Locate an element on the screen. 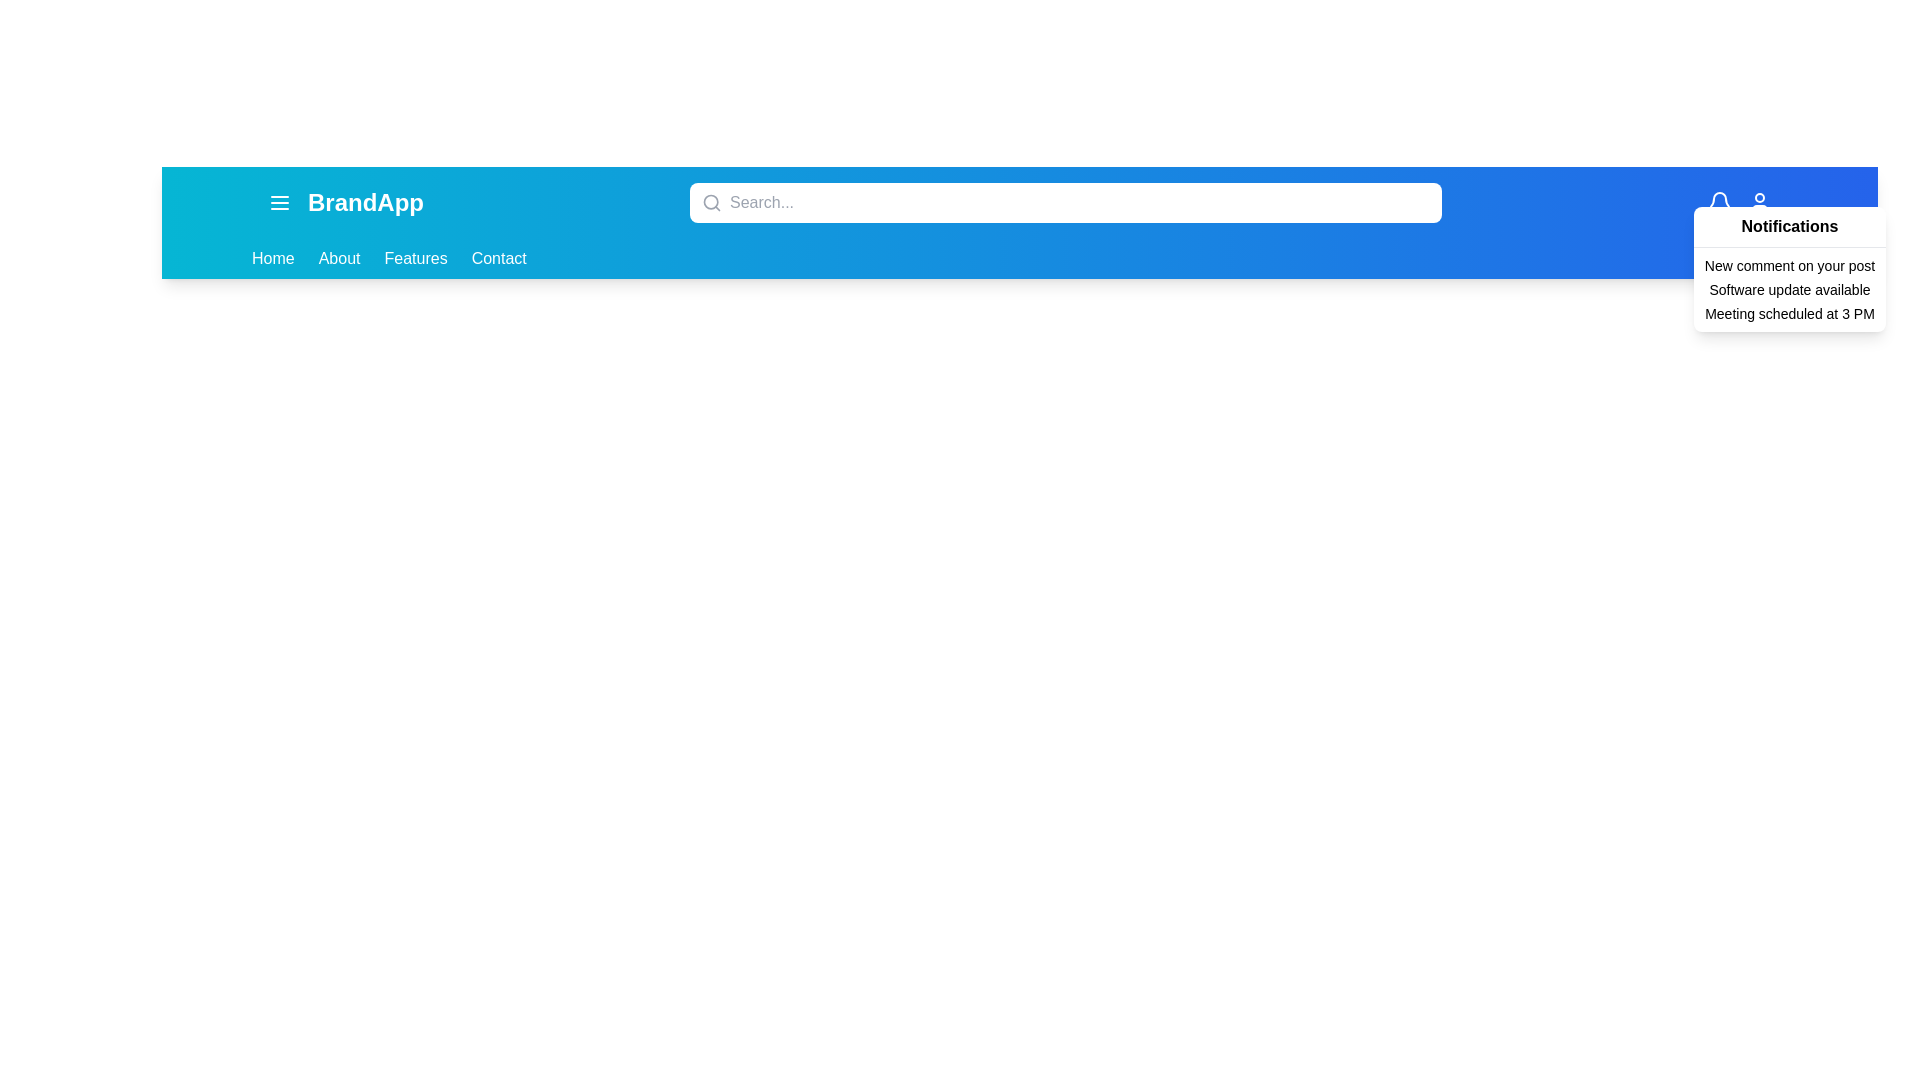 Image resolution: width=1920 pixels, height=1080 pixels. the bell icon to toggle the notifications panel is located at coordinates (1718, 203).